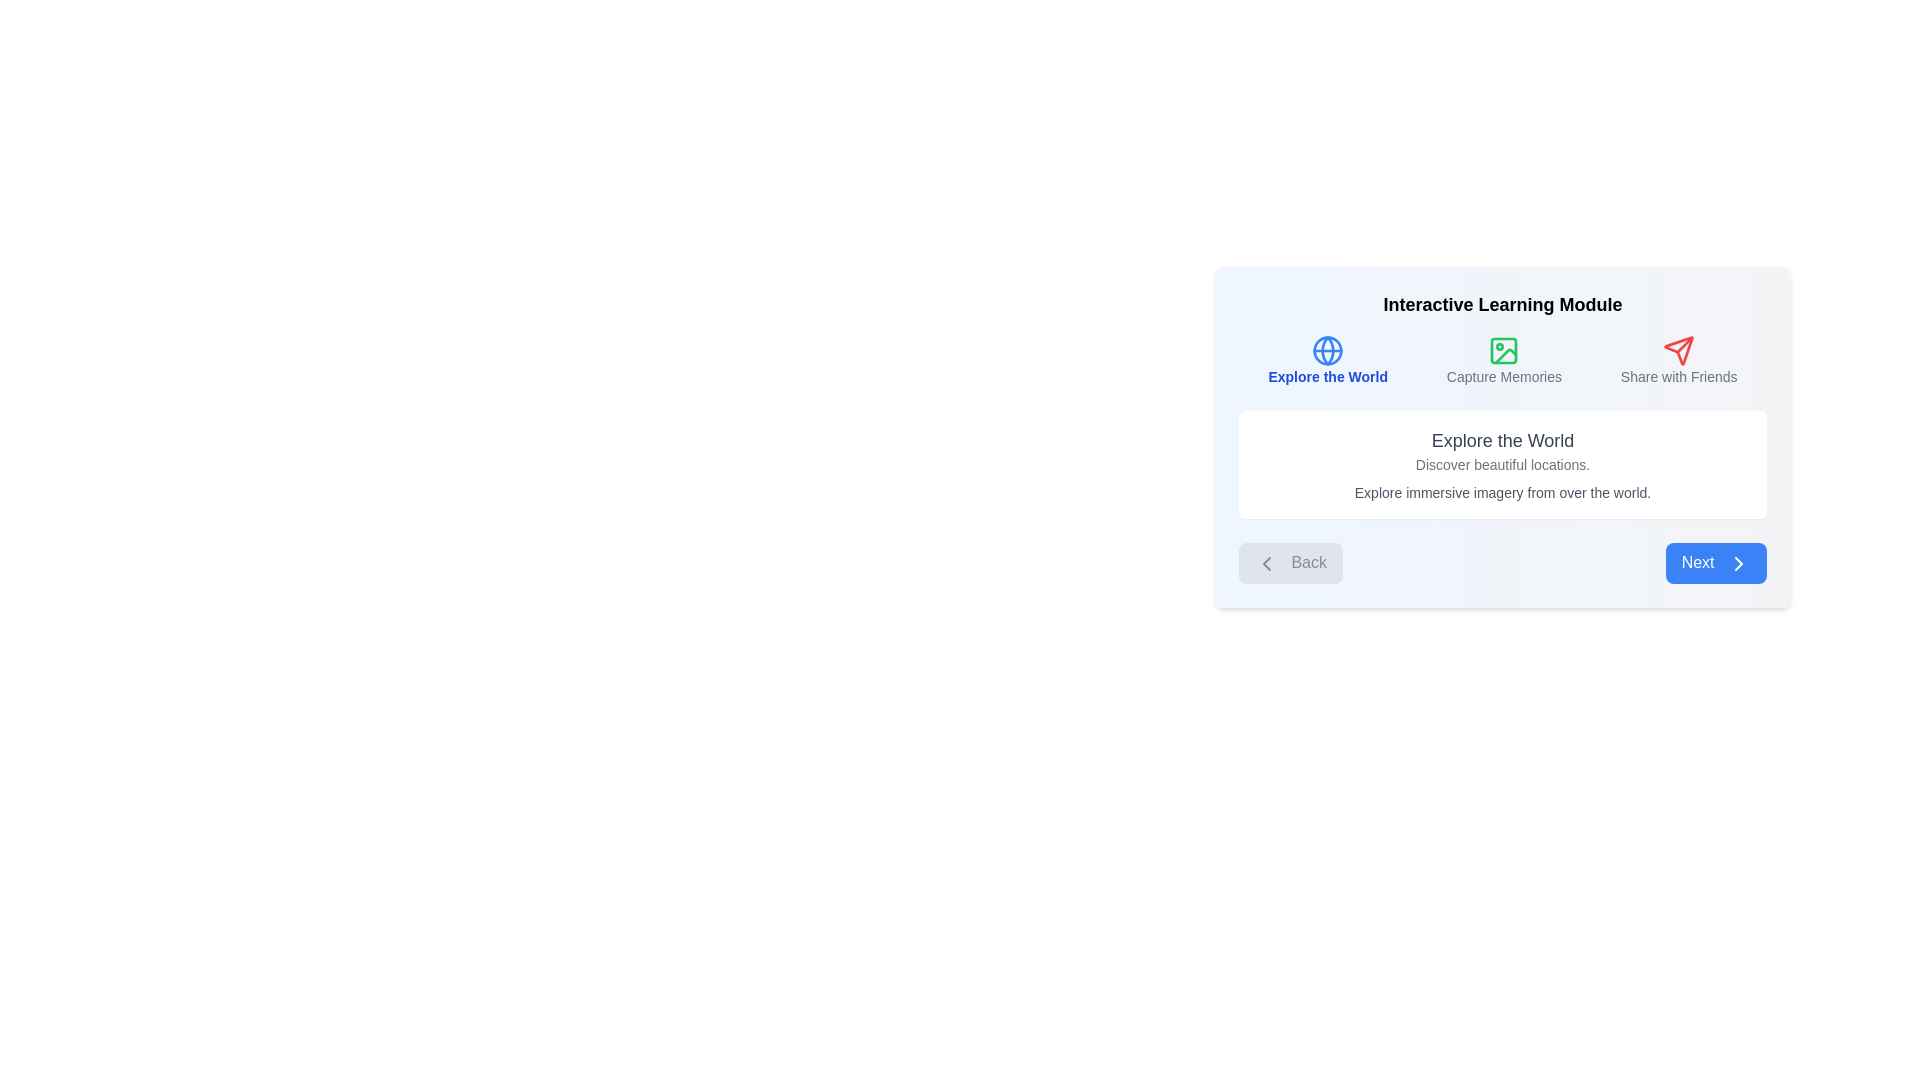 The height and width of the screenshot is (1080, 1920). Describe the element at coordinates (1737, 563) in the screenshot. I see `the 'Next' button that contains the right-chevron icon, located at the bottom-right corner of the interface` at that location.